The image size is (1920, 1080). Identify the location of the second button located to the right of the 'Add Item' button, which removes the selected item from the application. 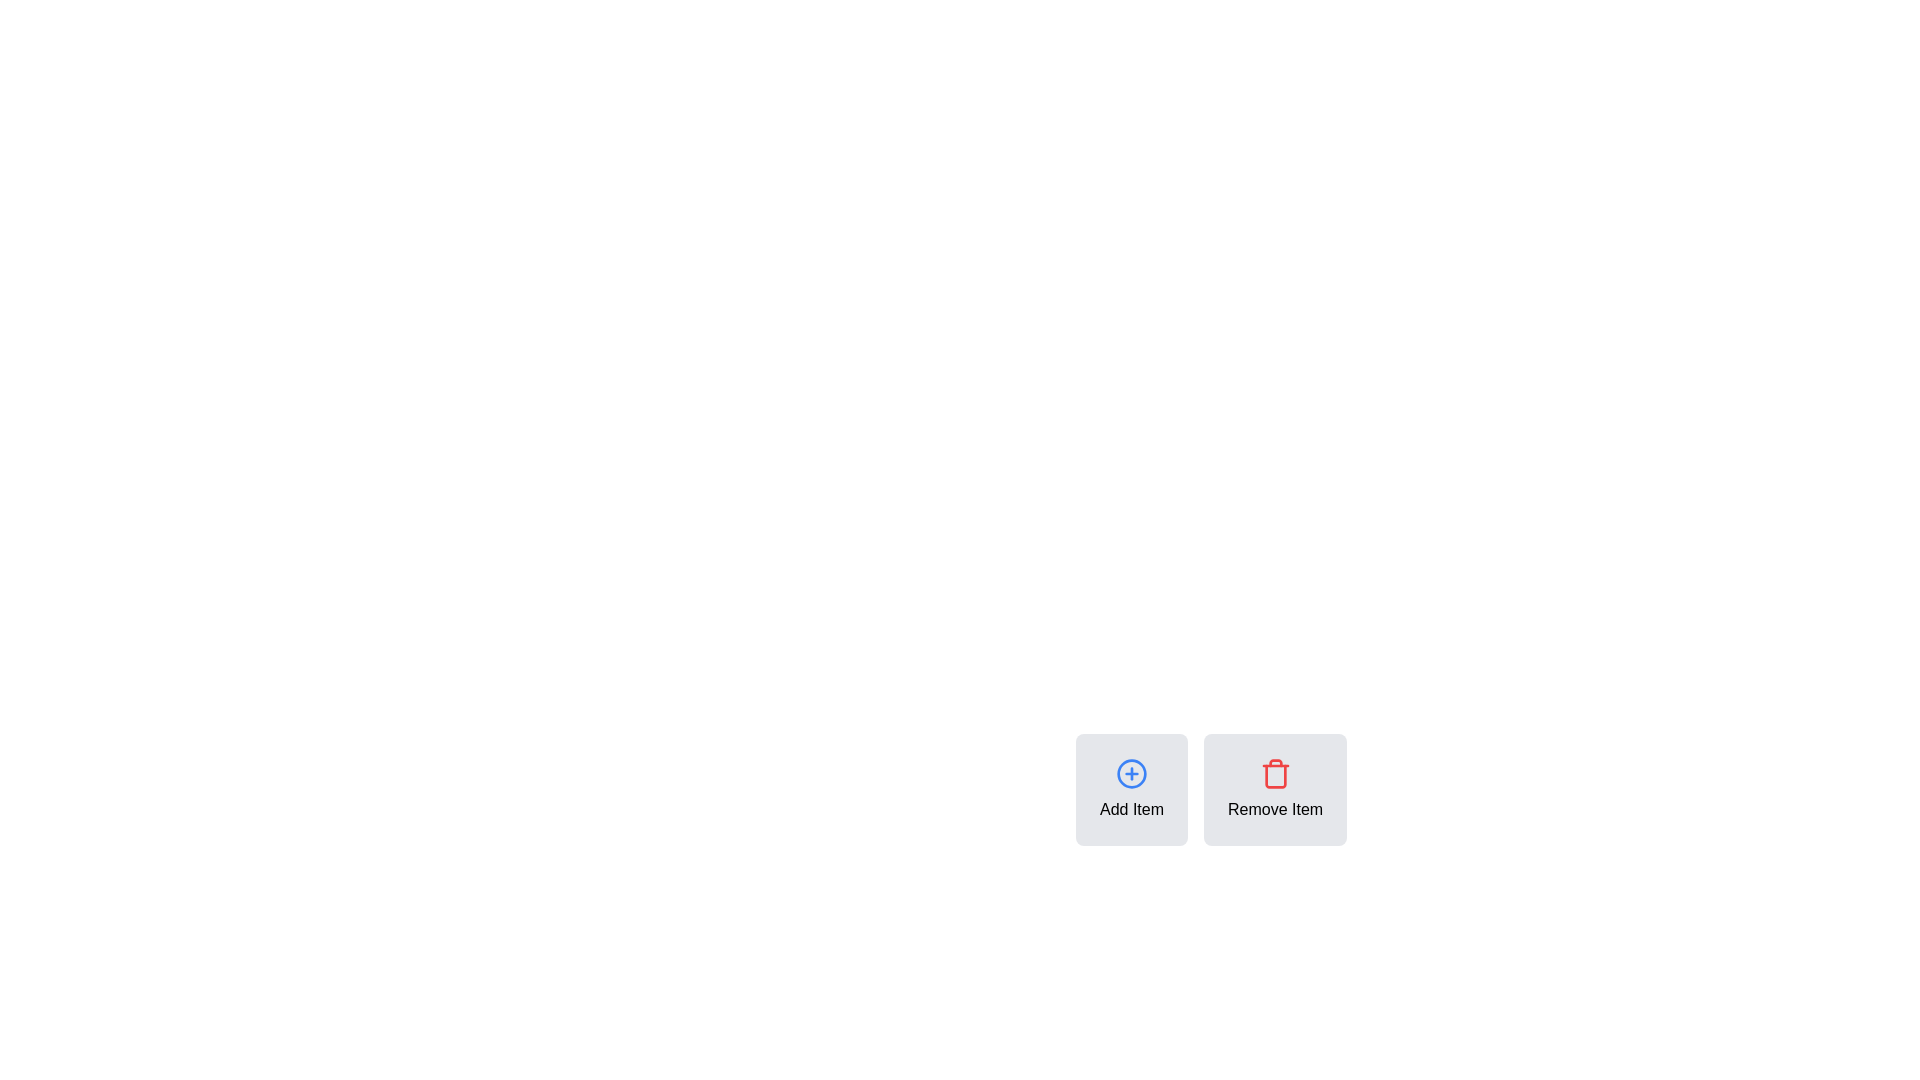
(1241, 789).